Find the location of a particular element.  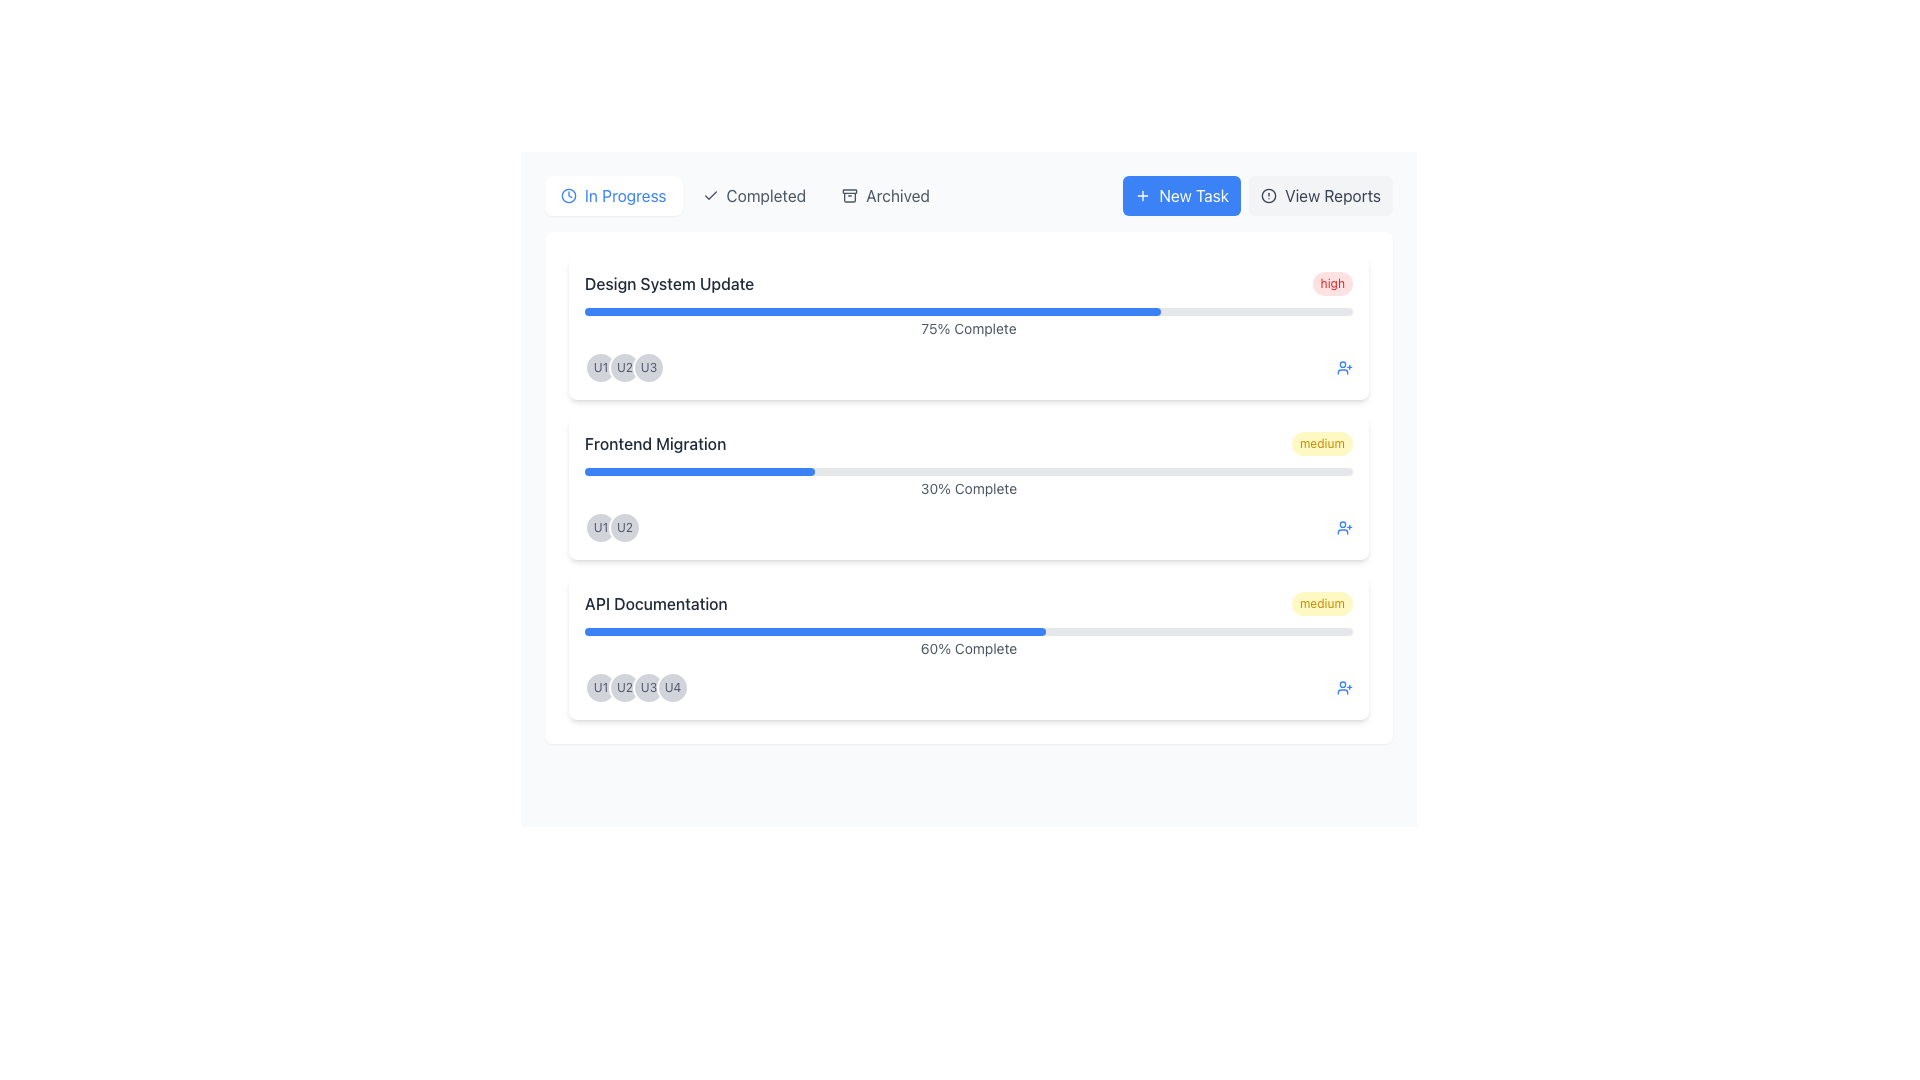

the avatar representing user 'U2', which is the second avatar in a row of four avatars located below the 'API Documentation' section is located at coordinates (623, 686).